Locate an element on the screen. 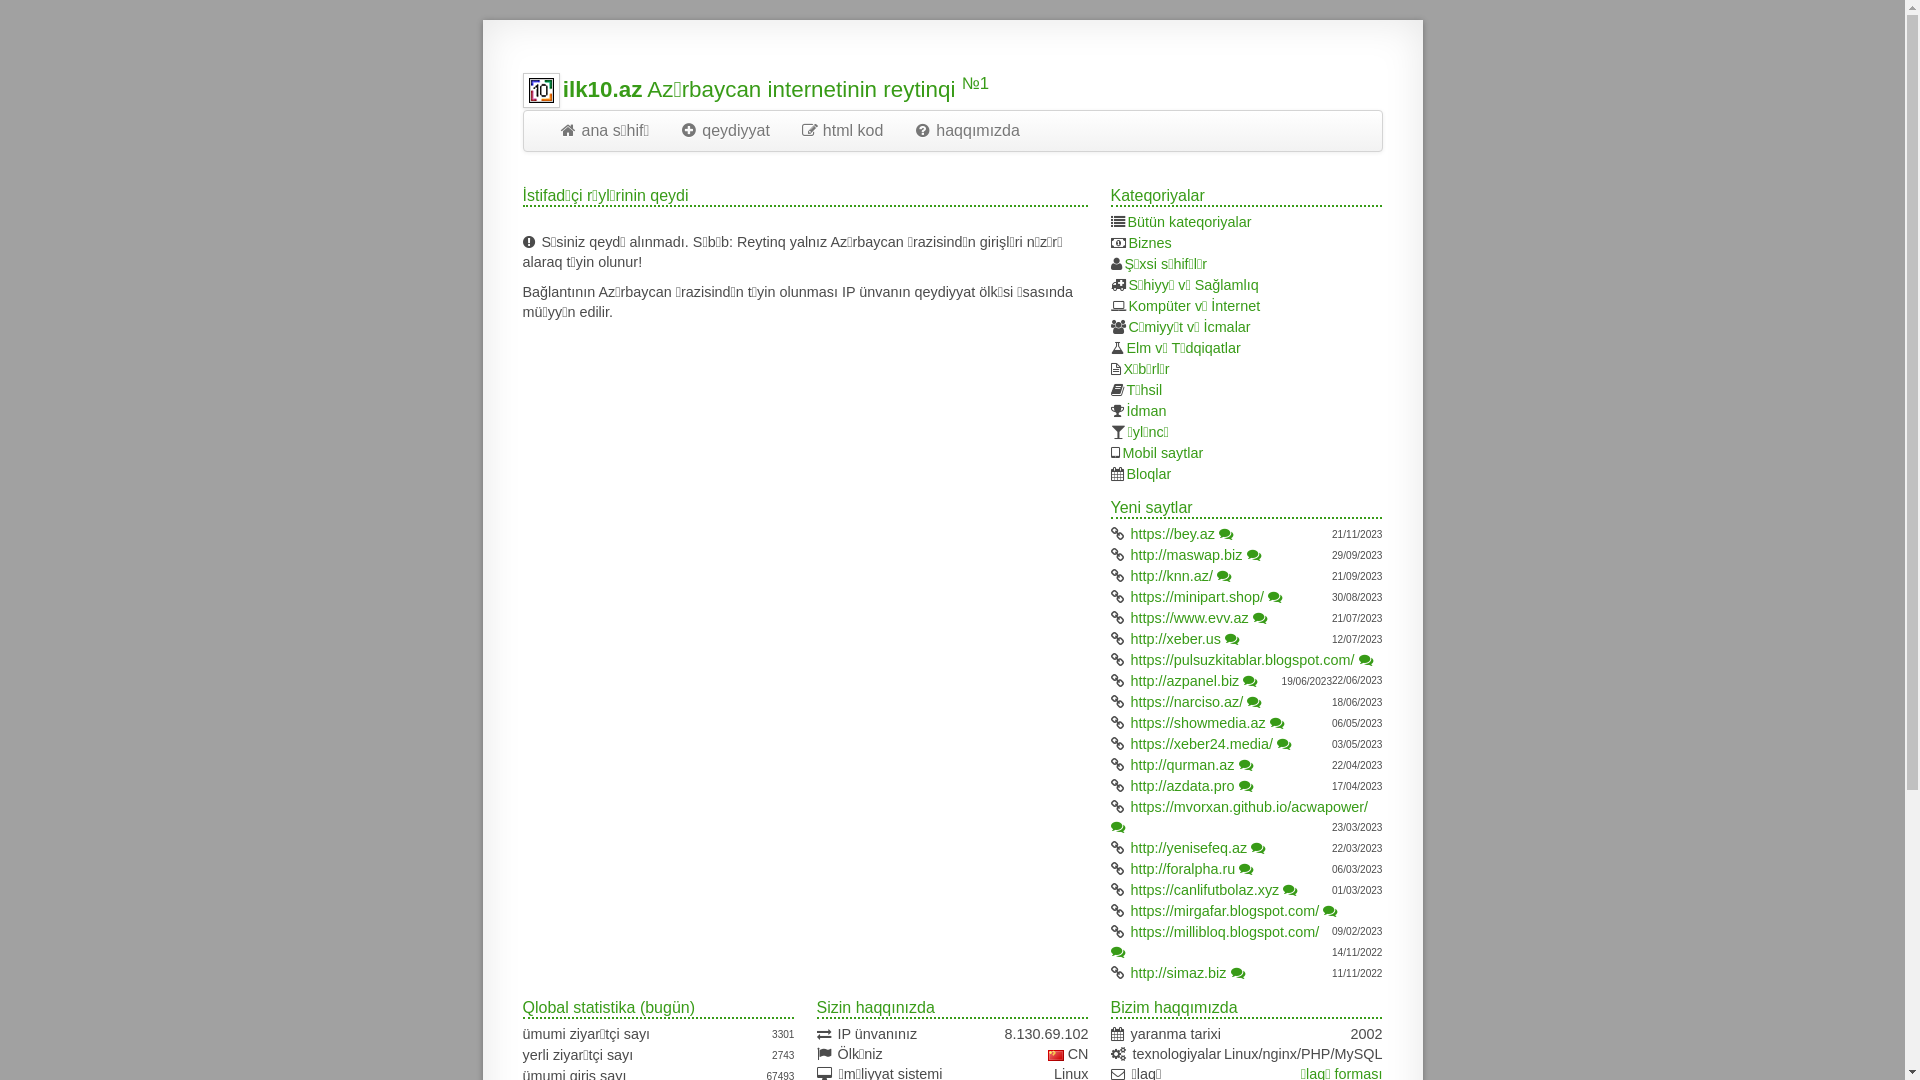 This screenshot has height=1080, width=1920. 'http://azpanel.biz' is located at coordinates (1185, 680).